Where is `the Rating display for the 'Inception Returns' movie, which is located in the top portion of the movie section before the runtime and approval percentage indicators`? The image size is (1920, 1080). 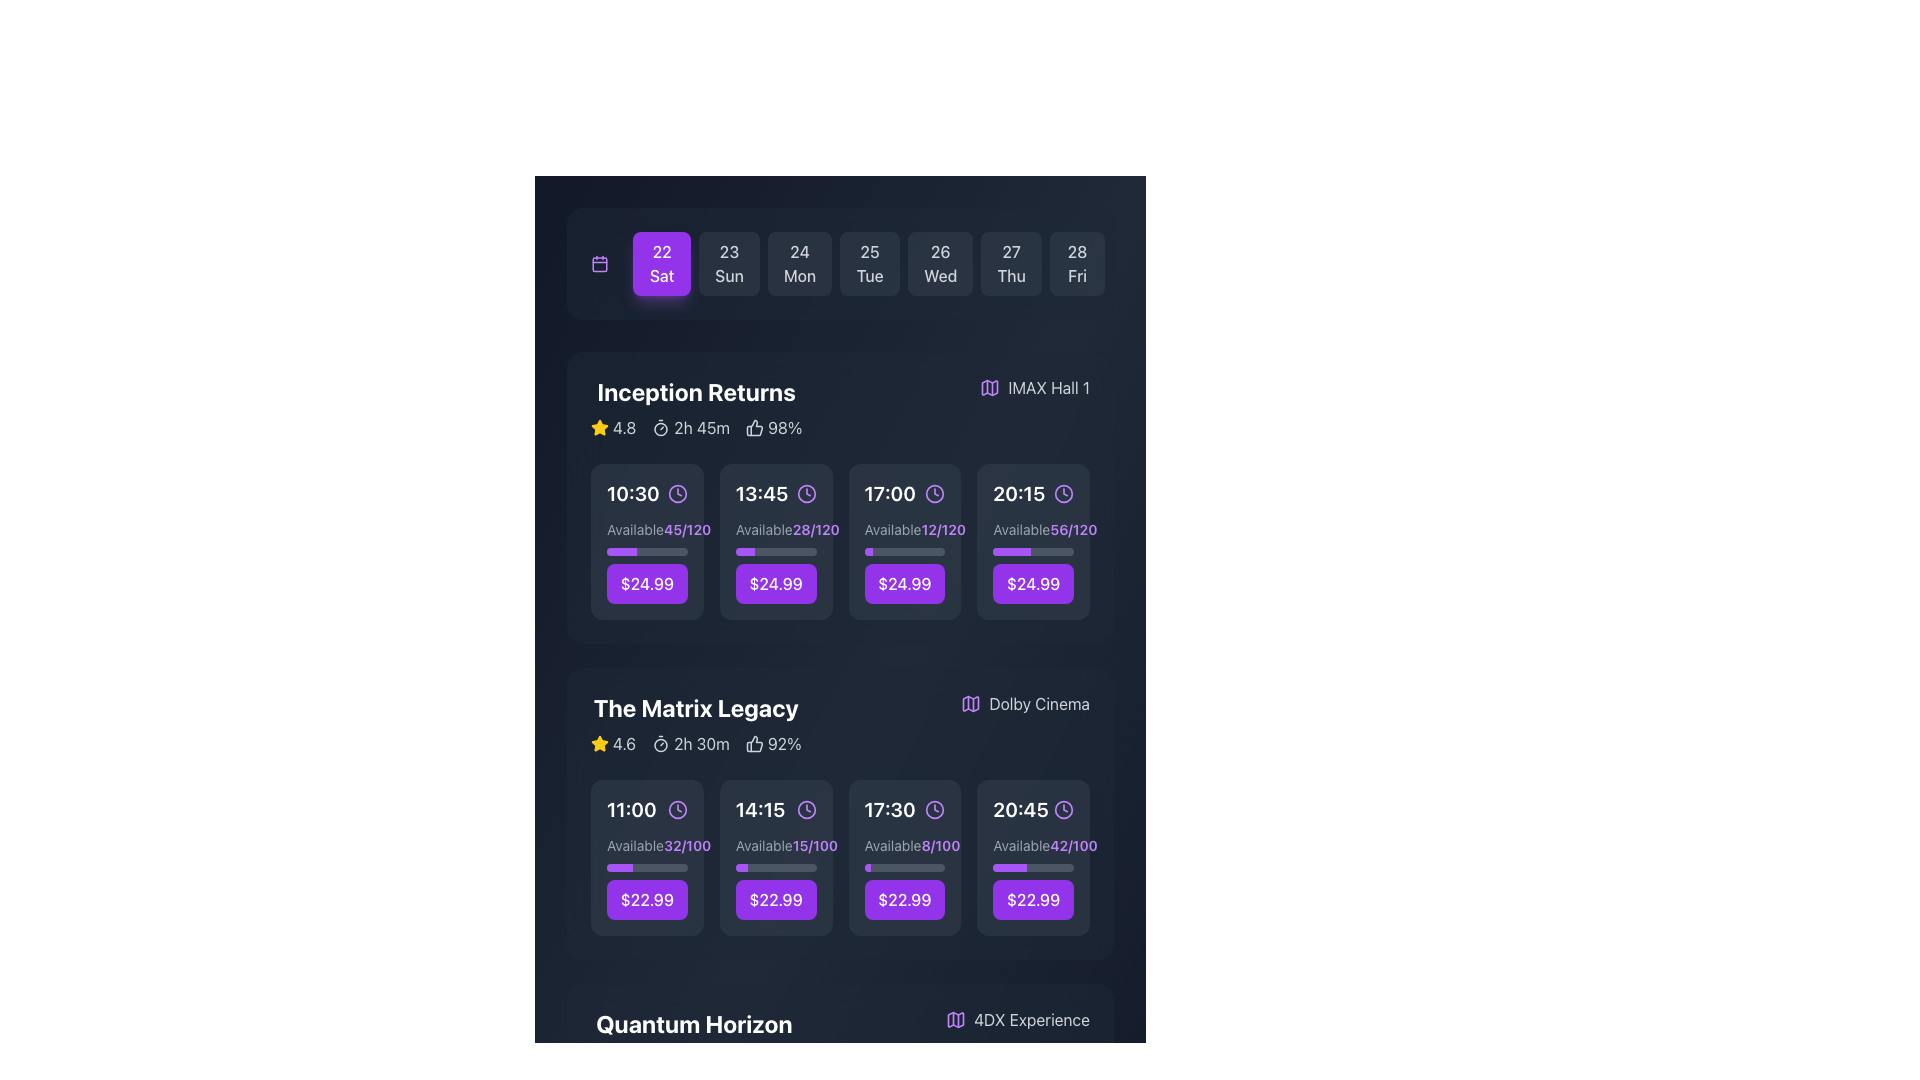
the Rating display for the 'Inception Returns' movie, which is located in the top portion of the movie section before the runtime and approval percentage indicators is located at coordinates (612, 427).